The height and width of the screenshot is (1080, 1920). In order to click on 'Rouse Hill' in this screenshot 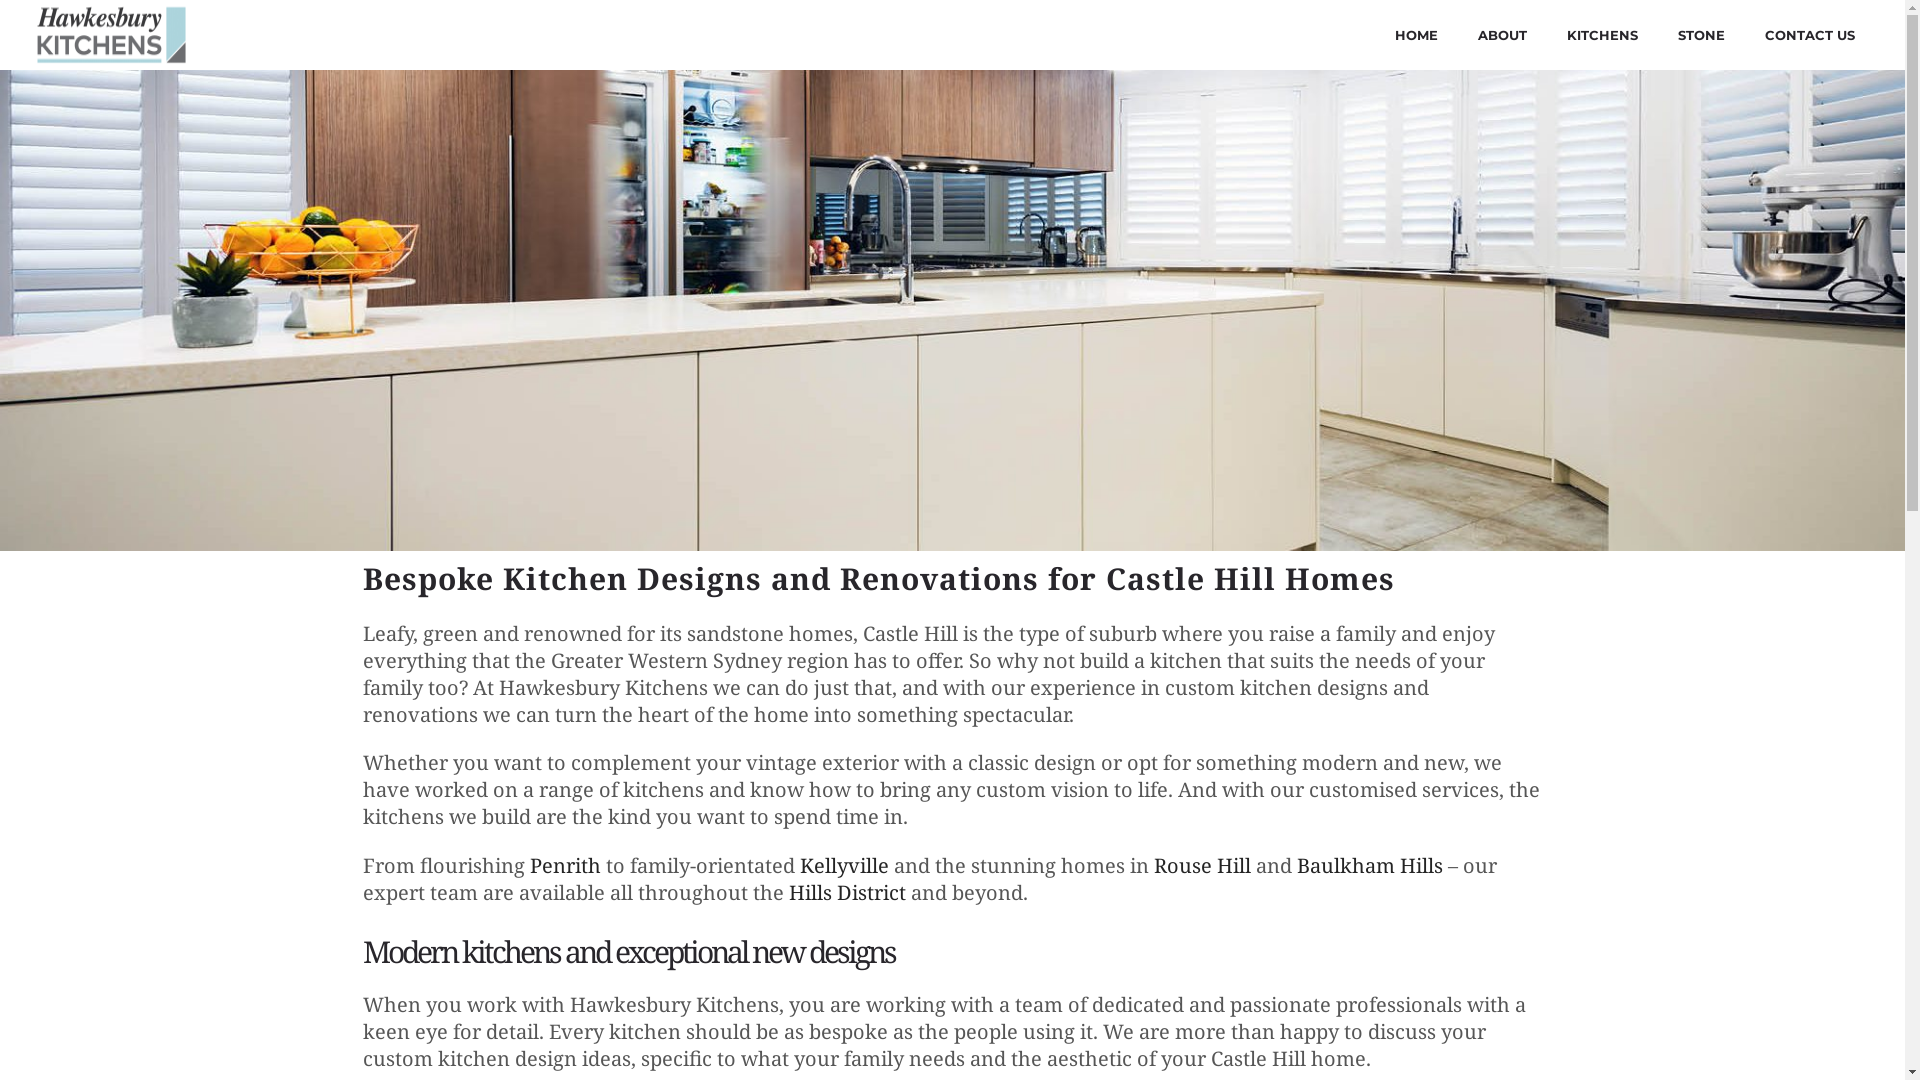, I will do `click(1201, 864)`.